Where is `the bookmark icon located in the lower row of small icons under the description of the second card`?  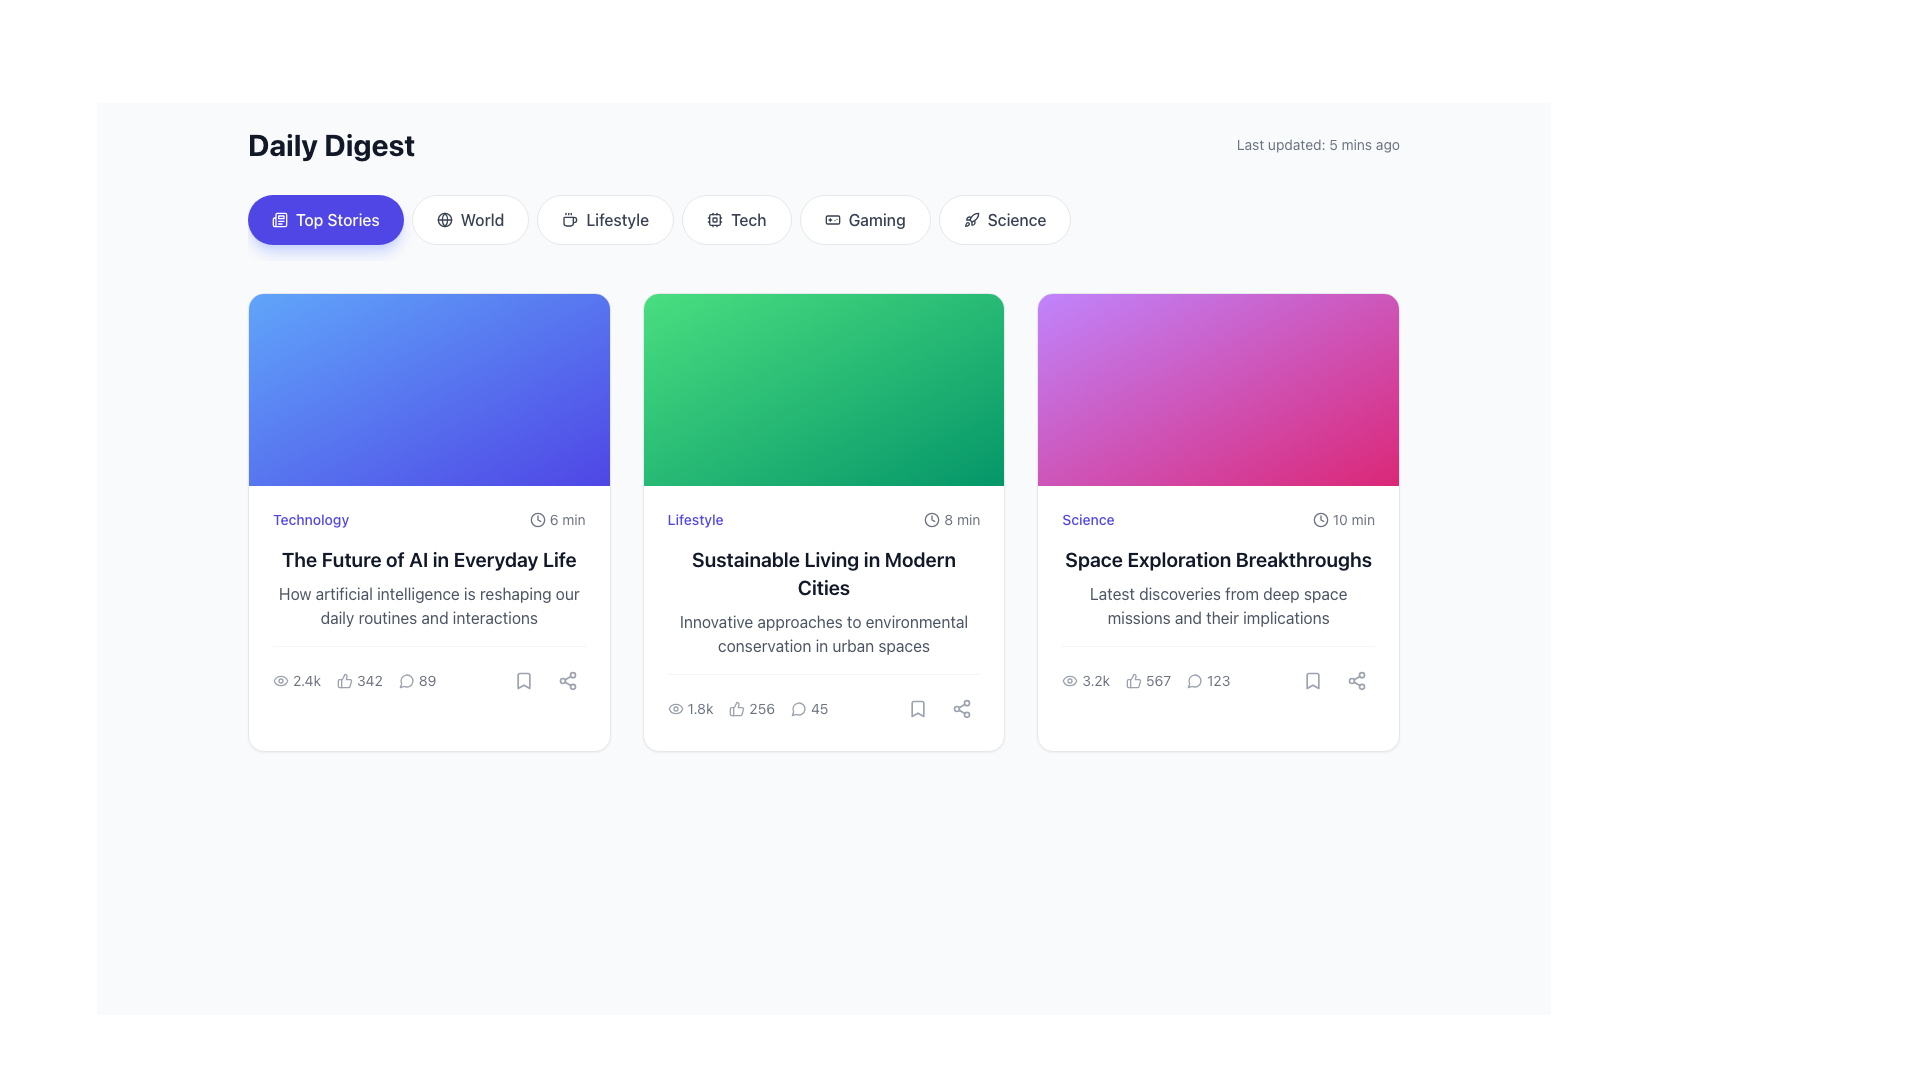 the bookmark icon located in the lower row of small icons under the description of the second card is located at coordinates (917, 708).